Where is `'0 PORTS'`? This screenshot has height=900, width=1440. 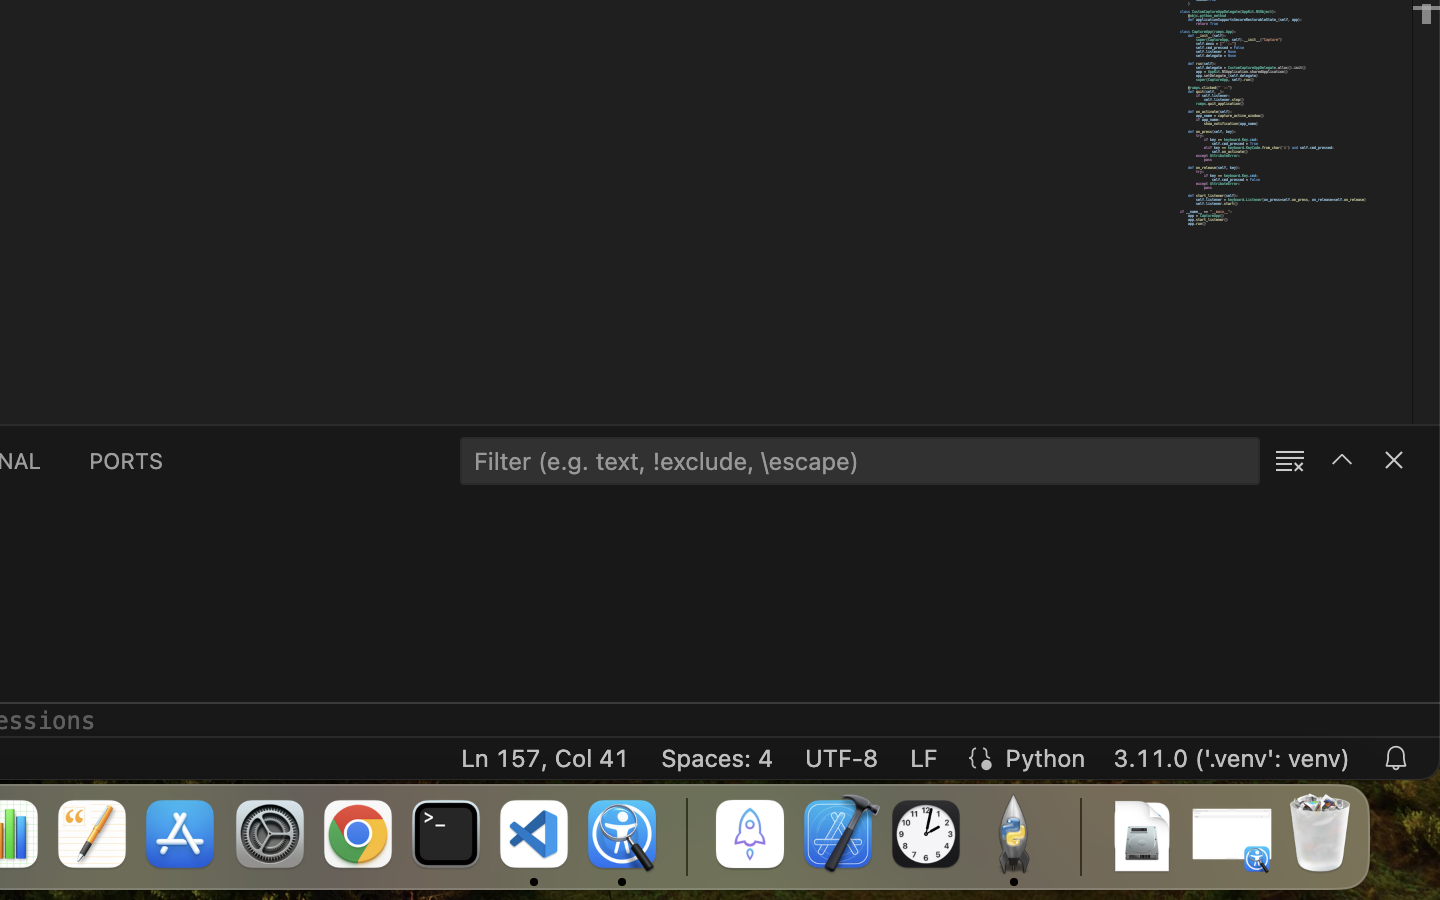
'0 PORTS' is located at coordinates (126, 458).